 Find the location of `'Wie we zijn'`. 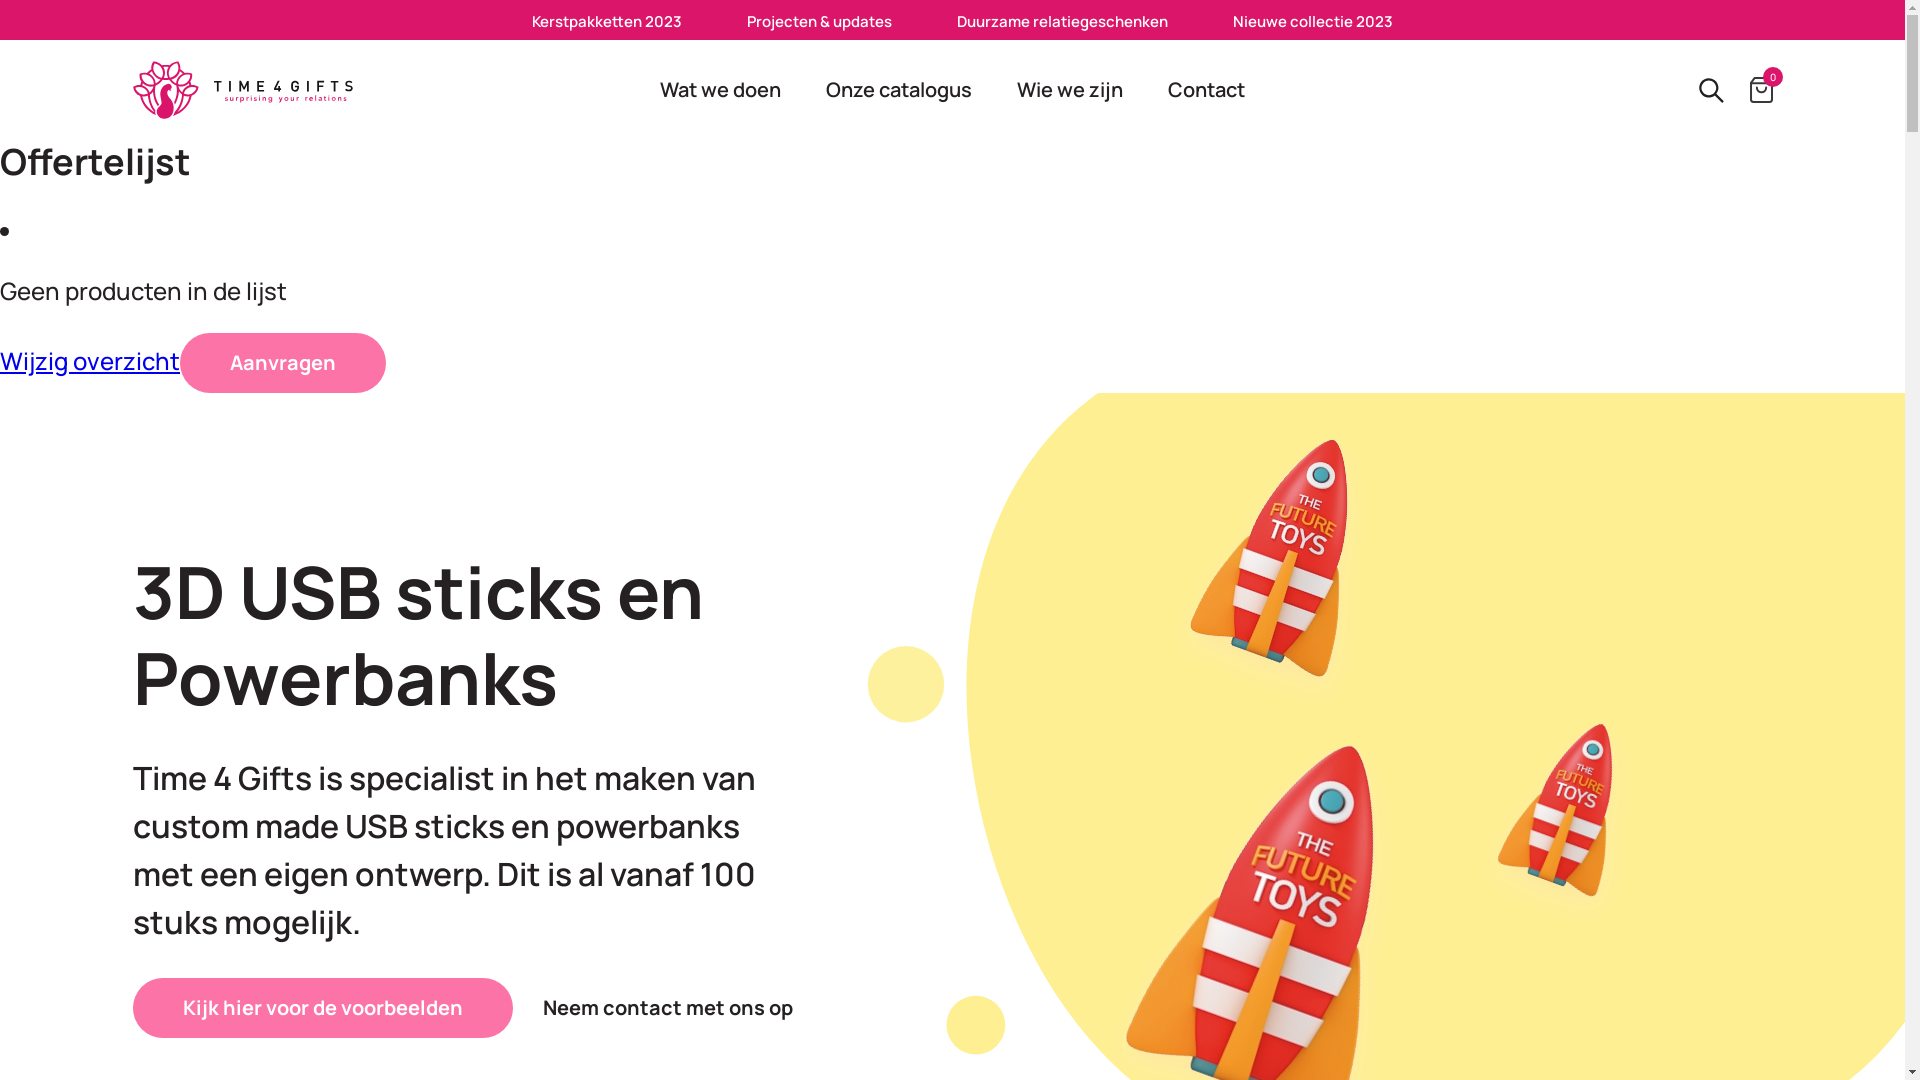

'Wie we zijn' is located at coordinates (997, 88).